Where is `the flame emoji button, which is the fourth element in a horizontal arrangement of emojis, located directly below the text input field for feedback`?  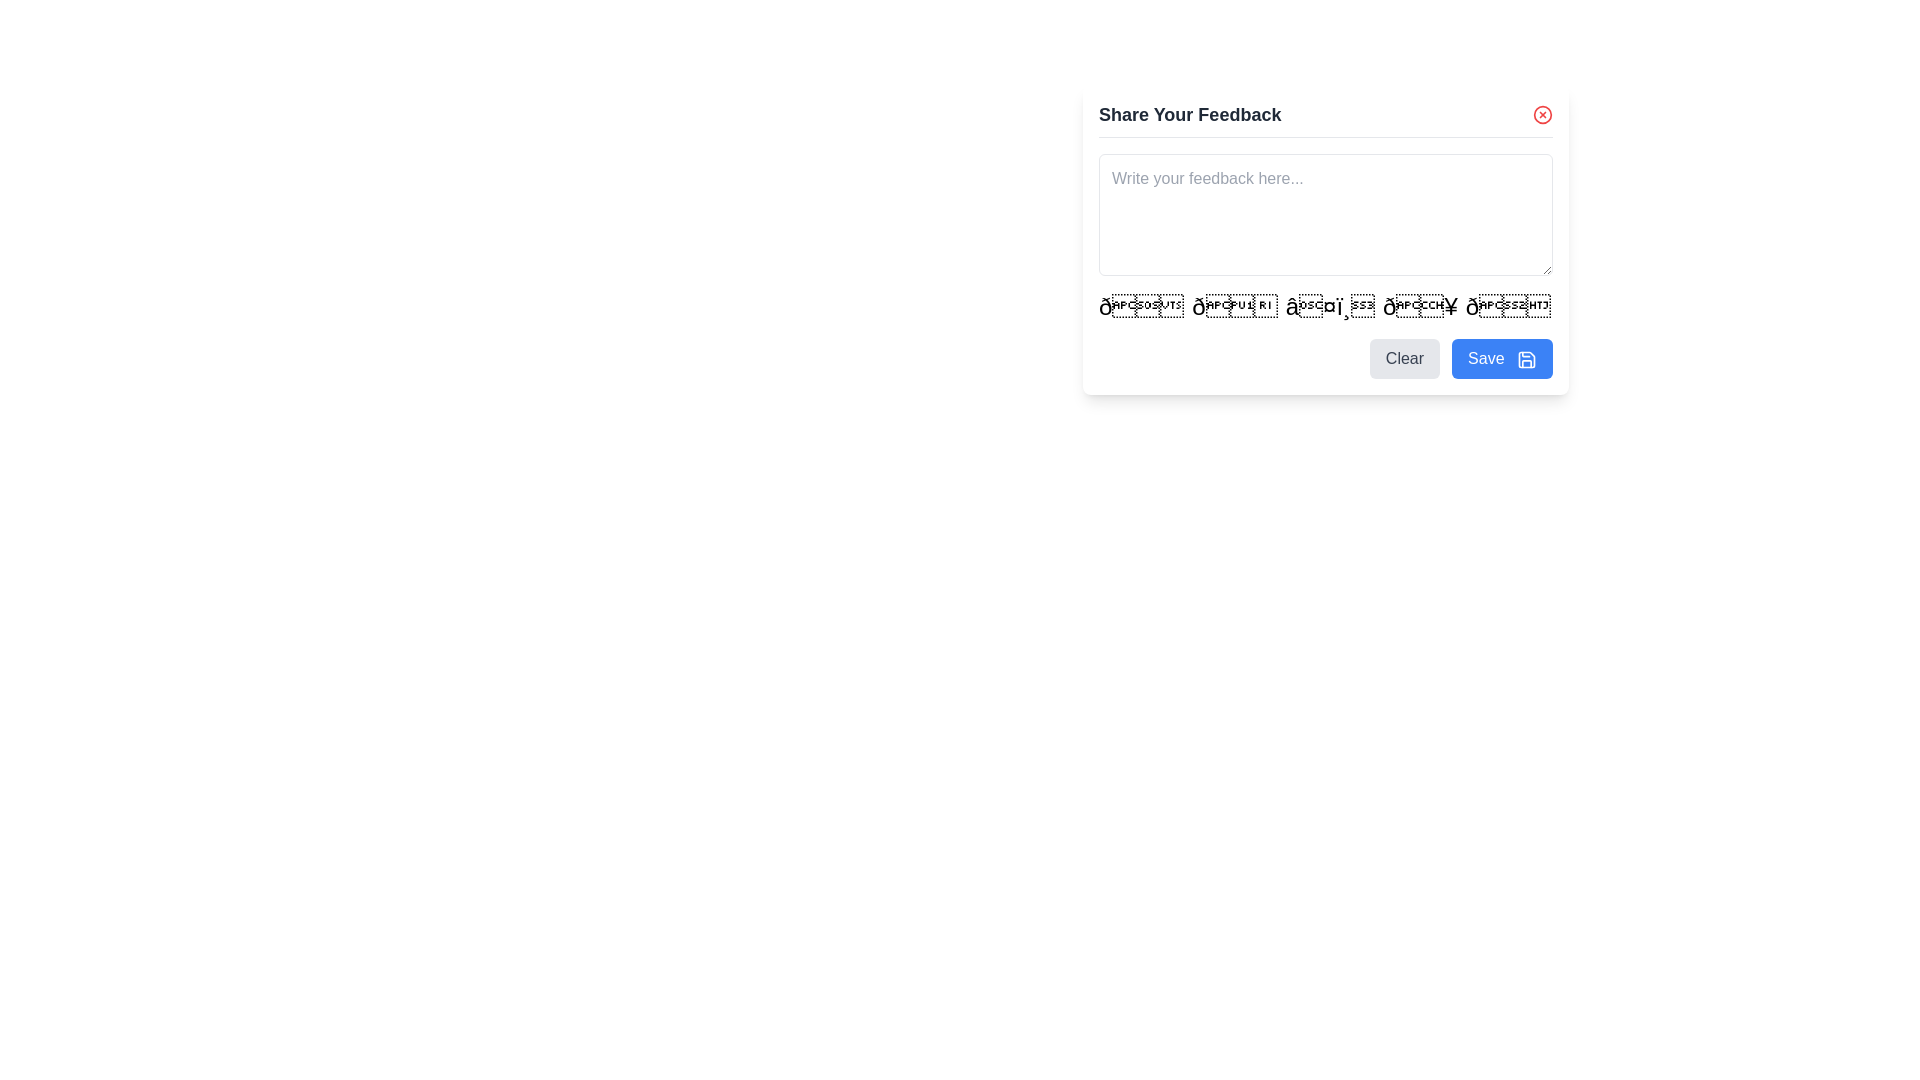
the flame emoji button, which is the fourth element in a horizontal arrangement of emojis, located directly below the text input field for feedback is located at coordinates (1419, 307).